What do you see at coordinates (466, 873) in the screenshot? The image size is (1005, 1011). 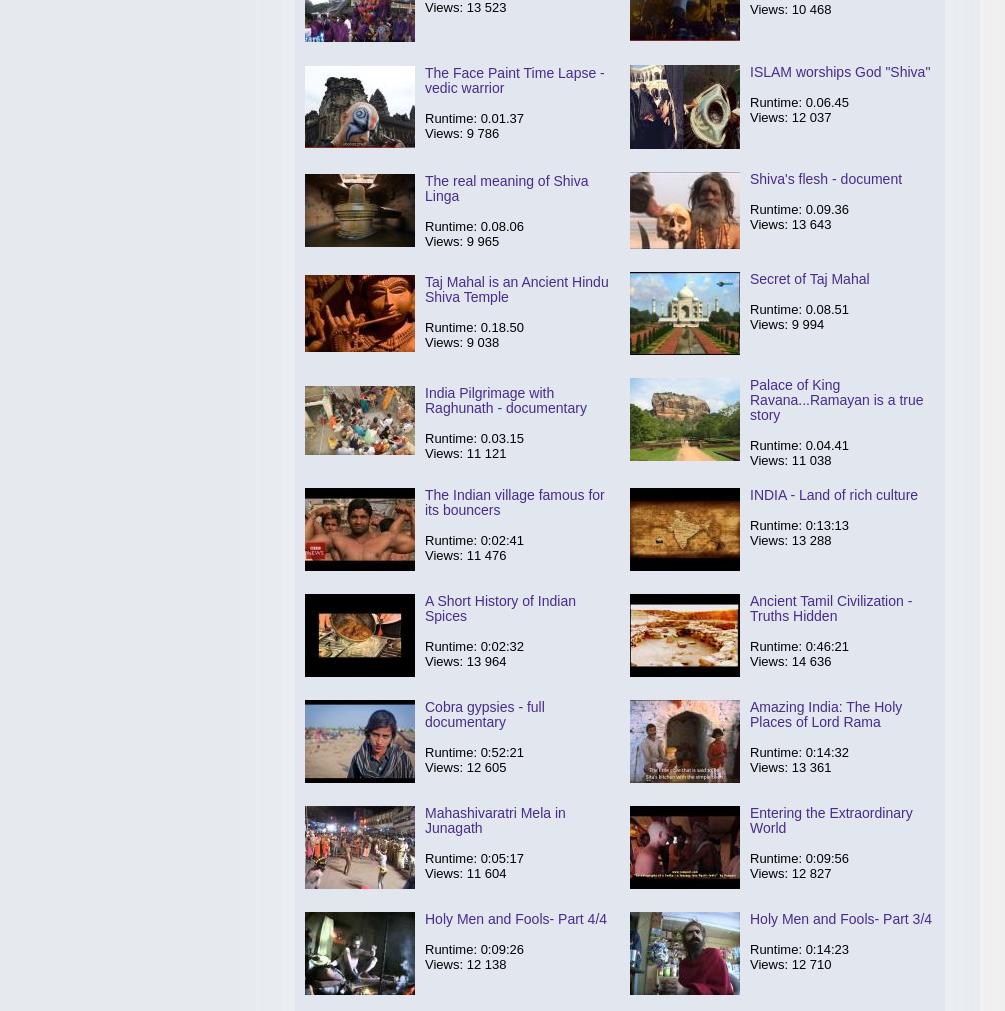 I see `'11 604'` at bounding box center [466, 873].